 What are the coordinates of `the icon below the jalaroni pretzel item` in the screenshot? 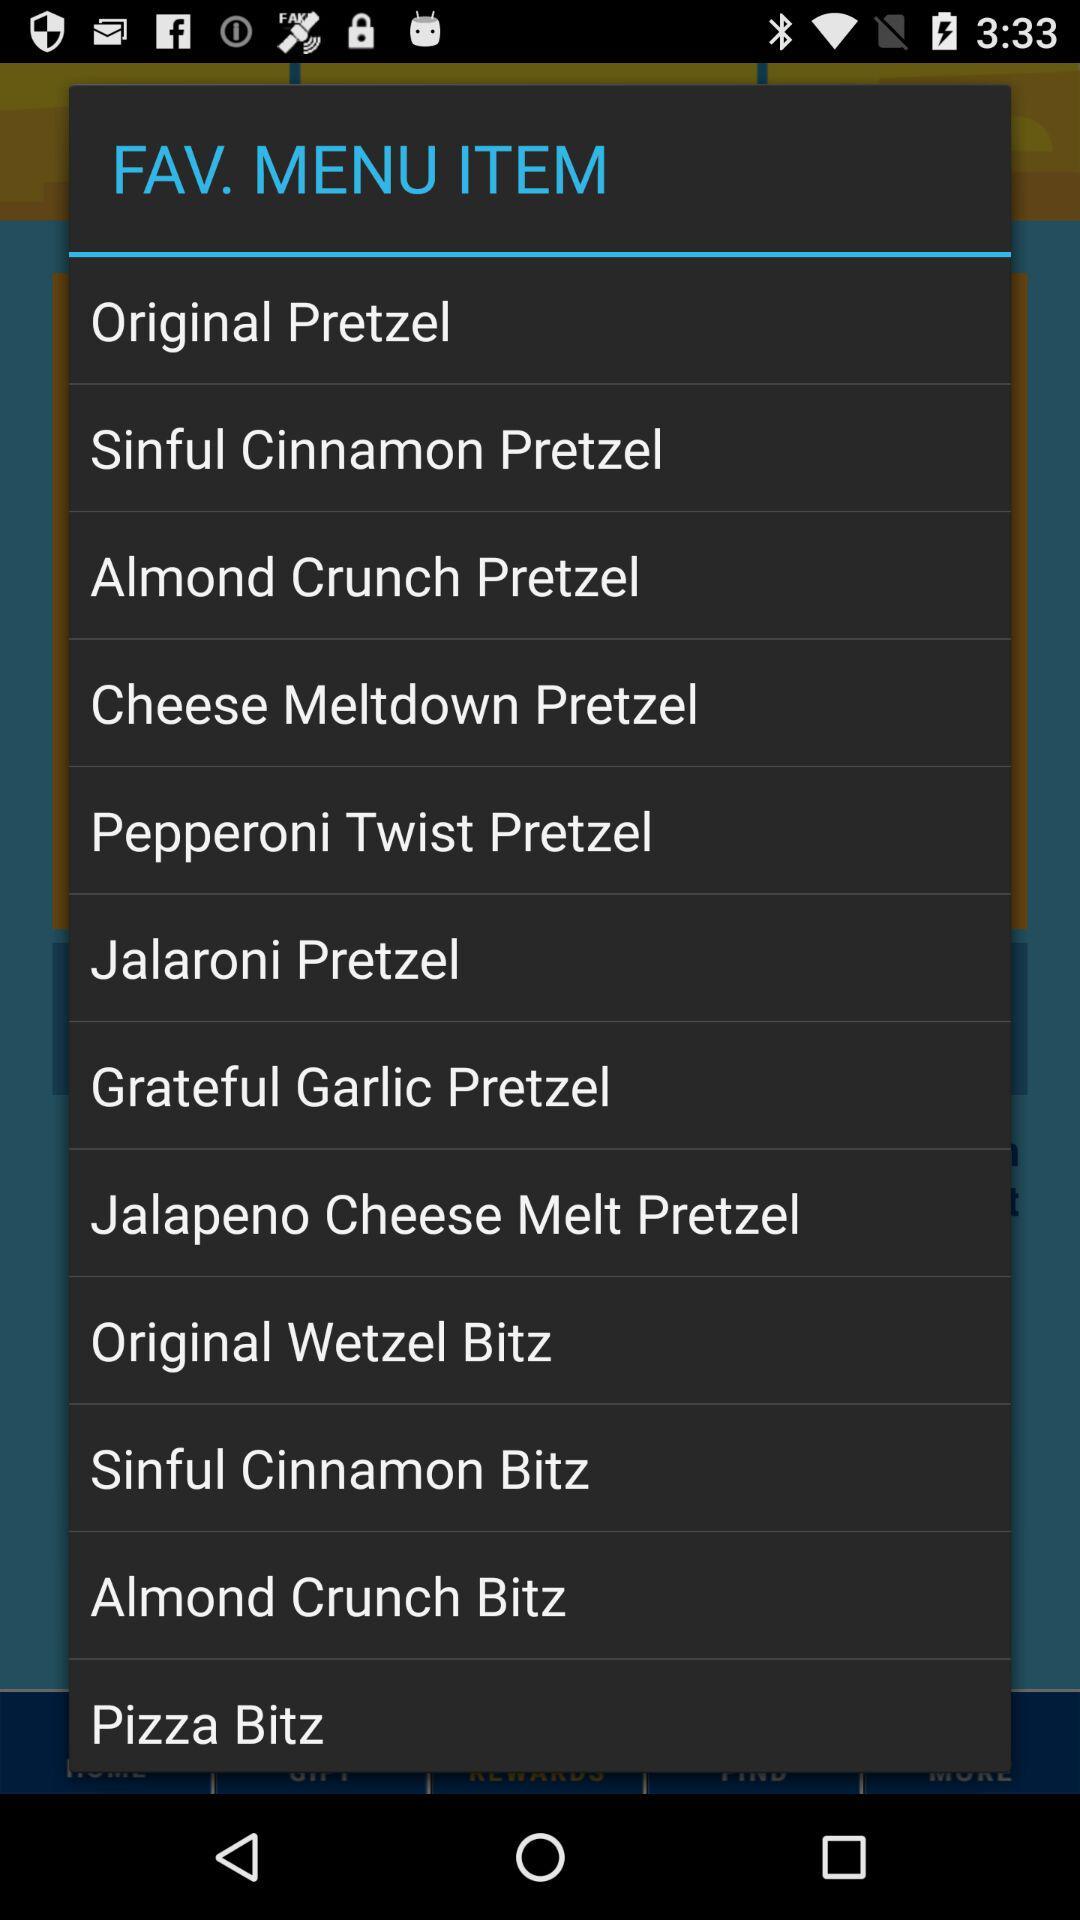 It's located at (540, 1084).